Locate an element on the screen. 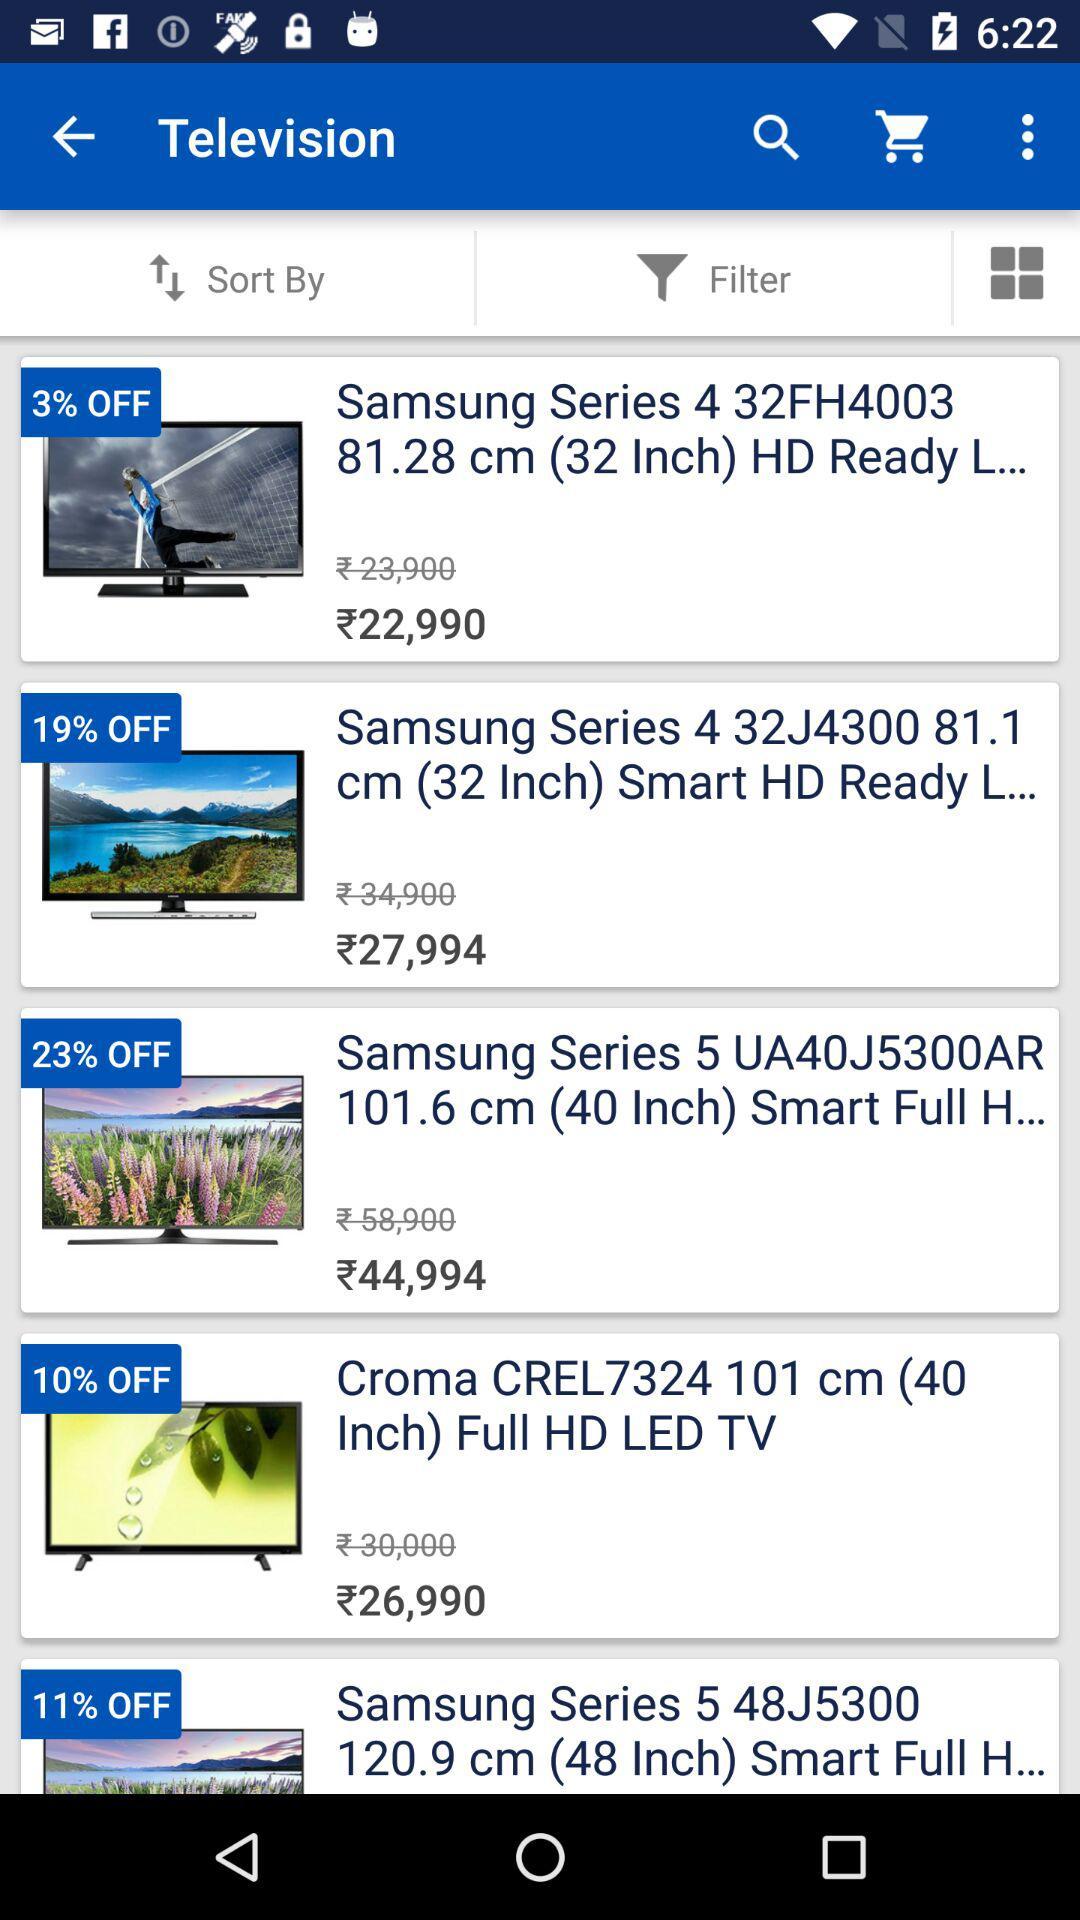 This screenshot has height=1920, width=1080. item above filter icon is located at coordinates (774, 135).